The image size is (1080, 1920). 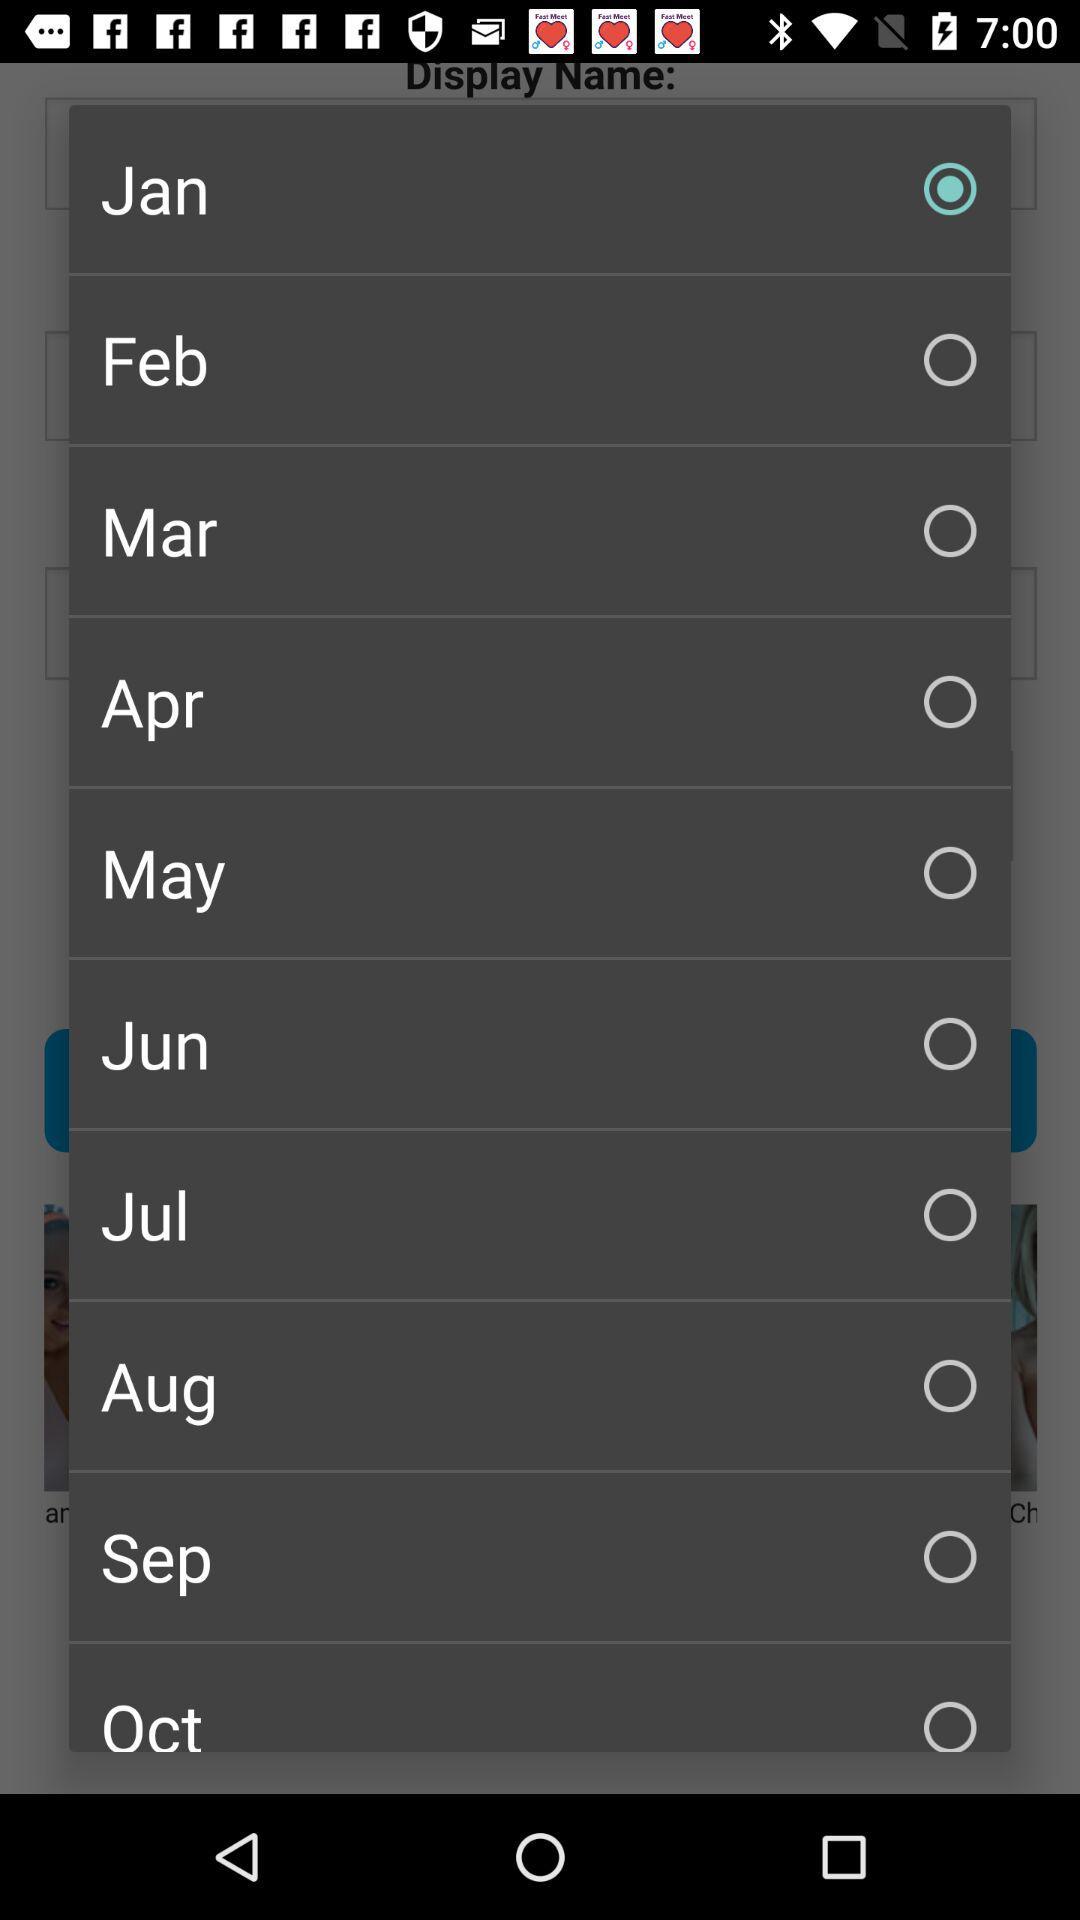 What do you see at coordinates (540, 360) in the screenshot?
I see `the feb` at bounding box center [540, 360].